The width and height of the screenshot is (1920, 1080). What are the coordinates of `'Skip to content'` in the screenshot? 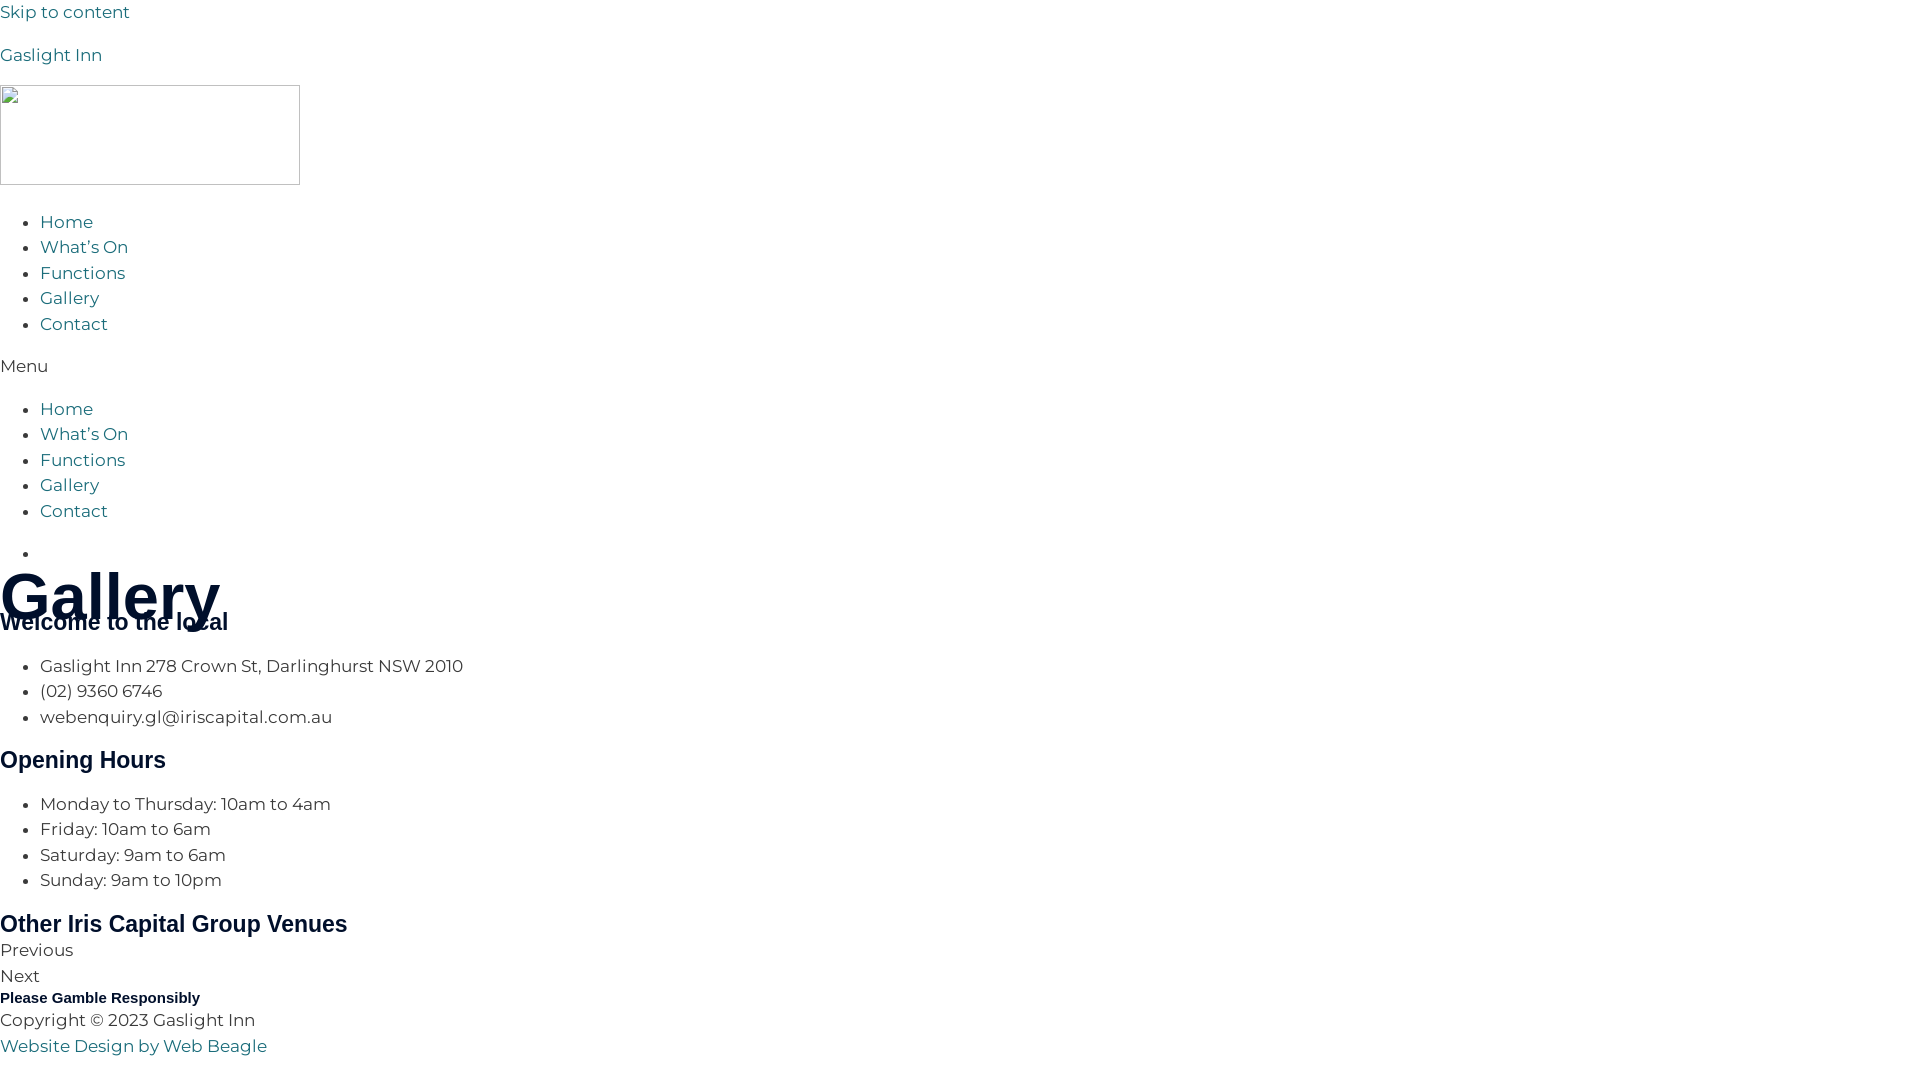 It's located at (65, 11).